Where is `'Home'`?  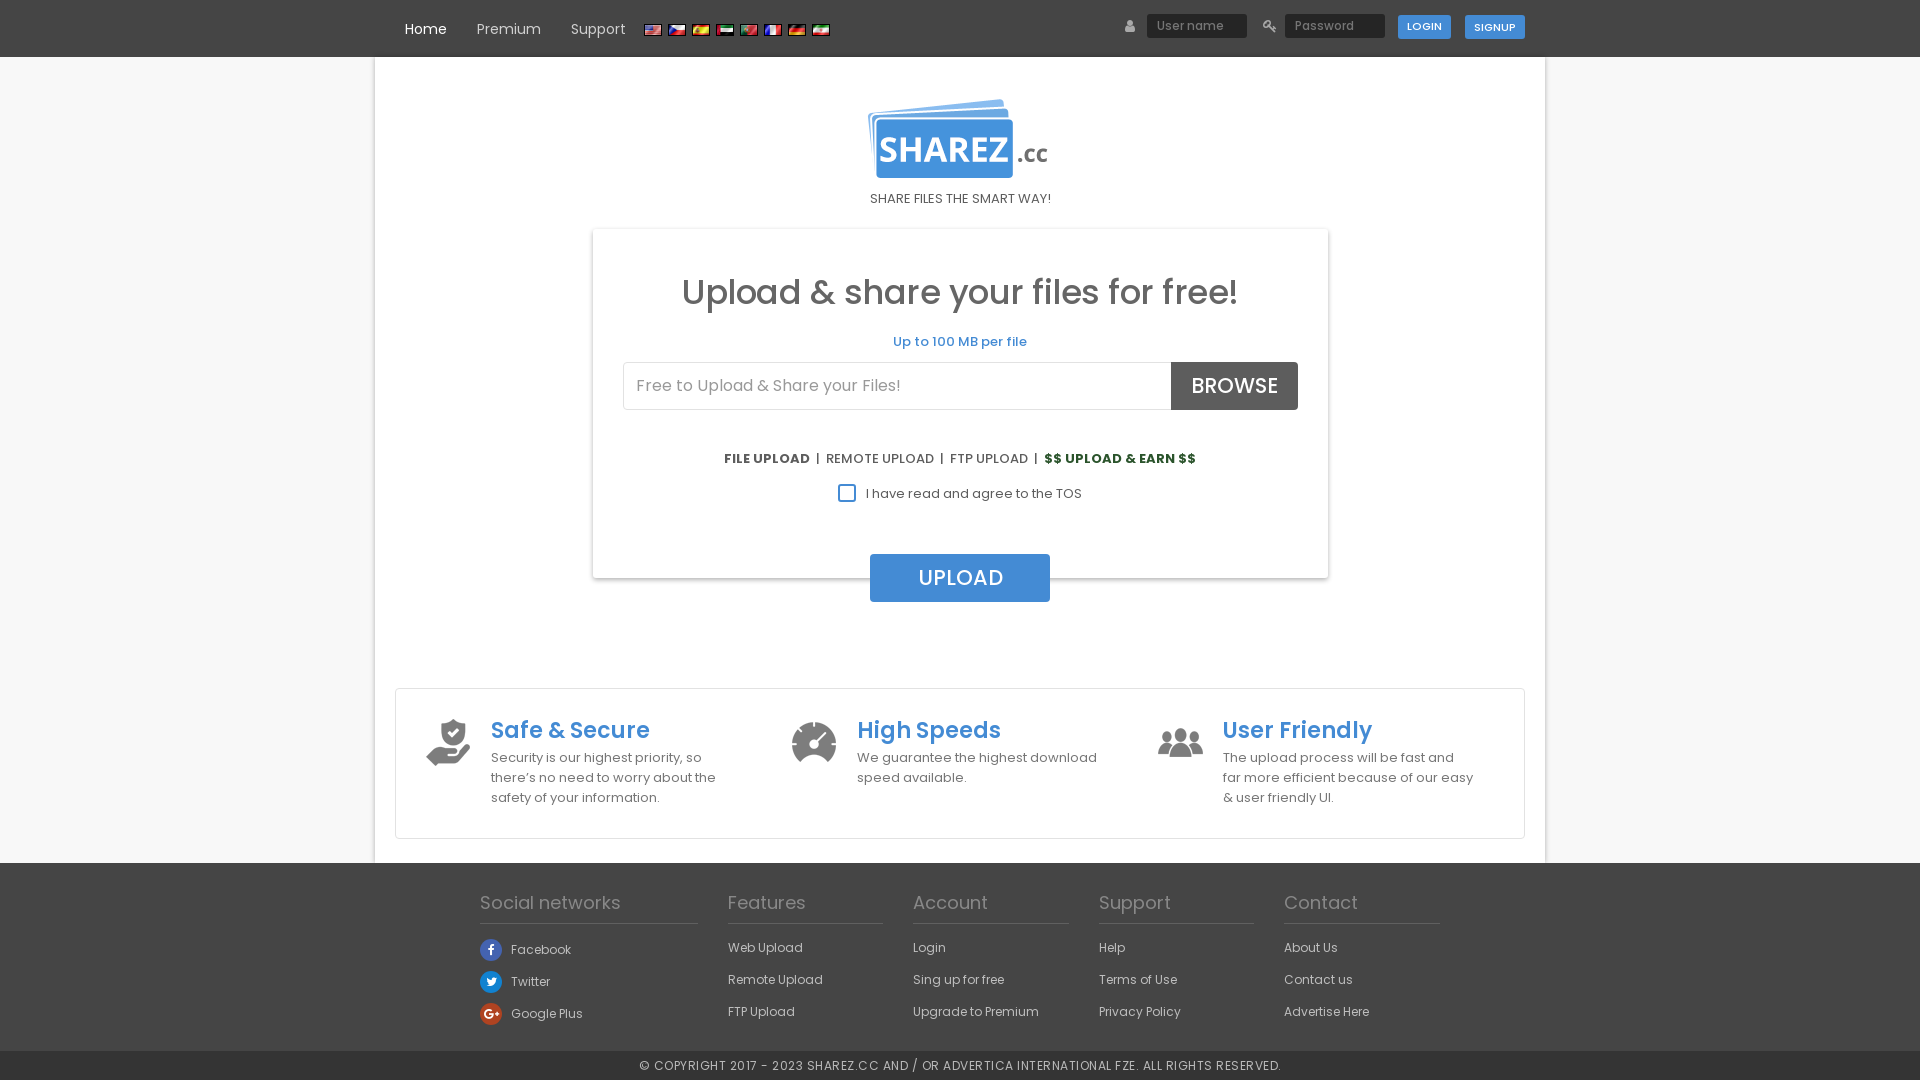 'Home' is located at coordinates (425, 29).